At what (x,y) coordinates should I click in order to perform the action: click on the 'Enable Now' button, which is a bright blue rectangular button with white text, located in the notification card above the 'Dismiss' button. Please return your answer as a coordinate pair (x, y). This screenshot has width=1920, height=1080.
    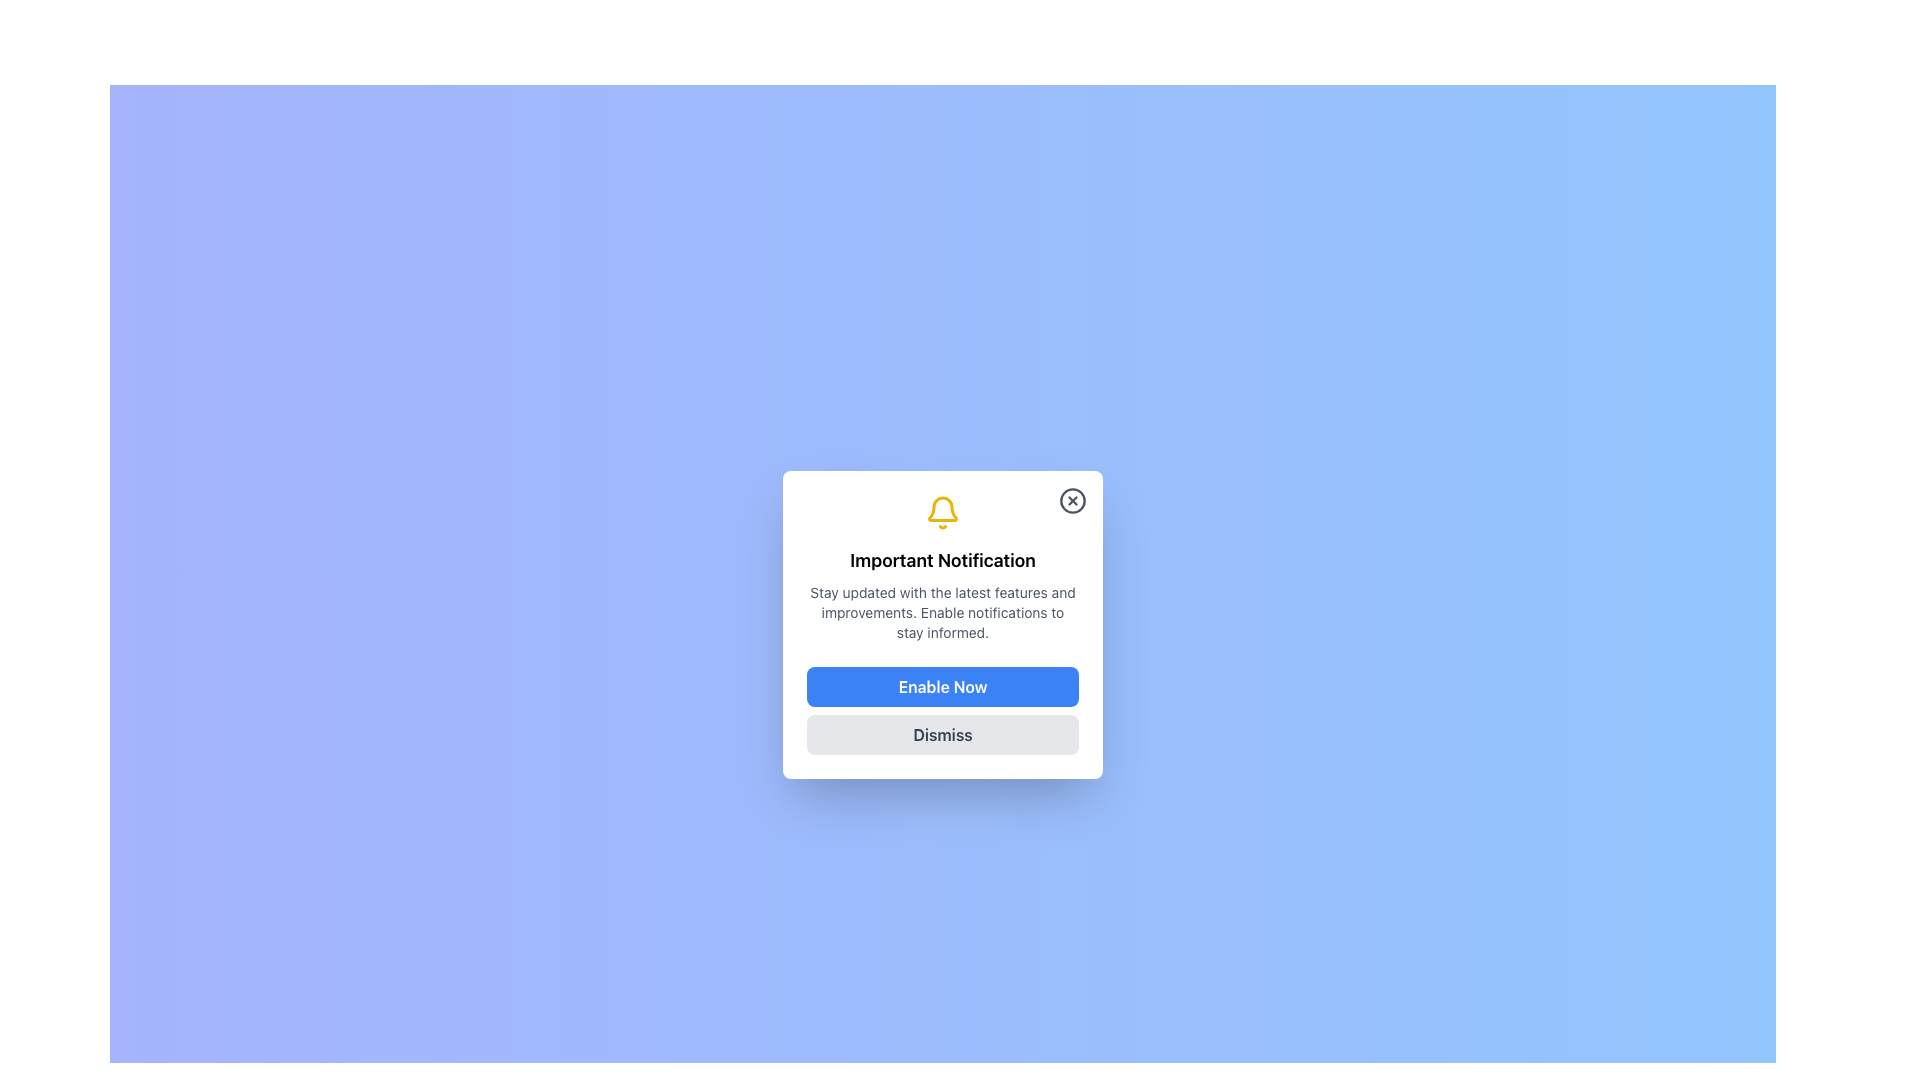
    Looking at the image, I should click on (941, 685).